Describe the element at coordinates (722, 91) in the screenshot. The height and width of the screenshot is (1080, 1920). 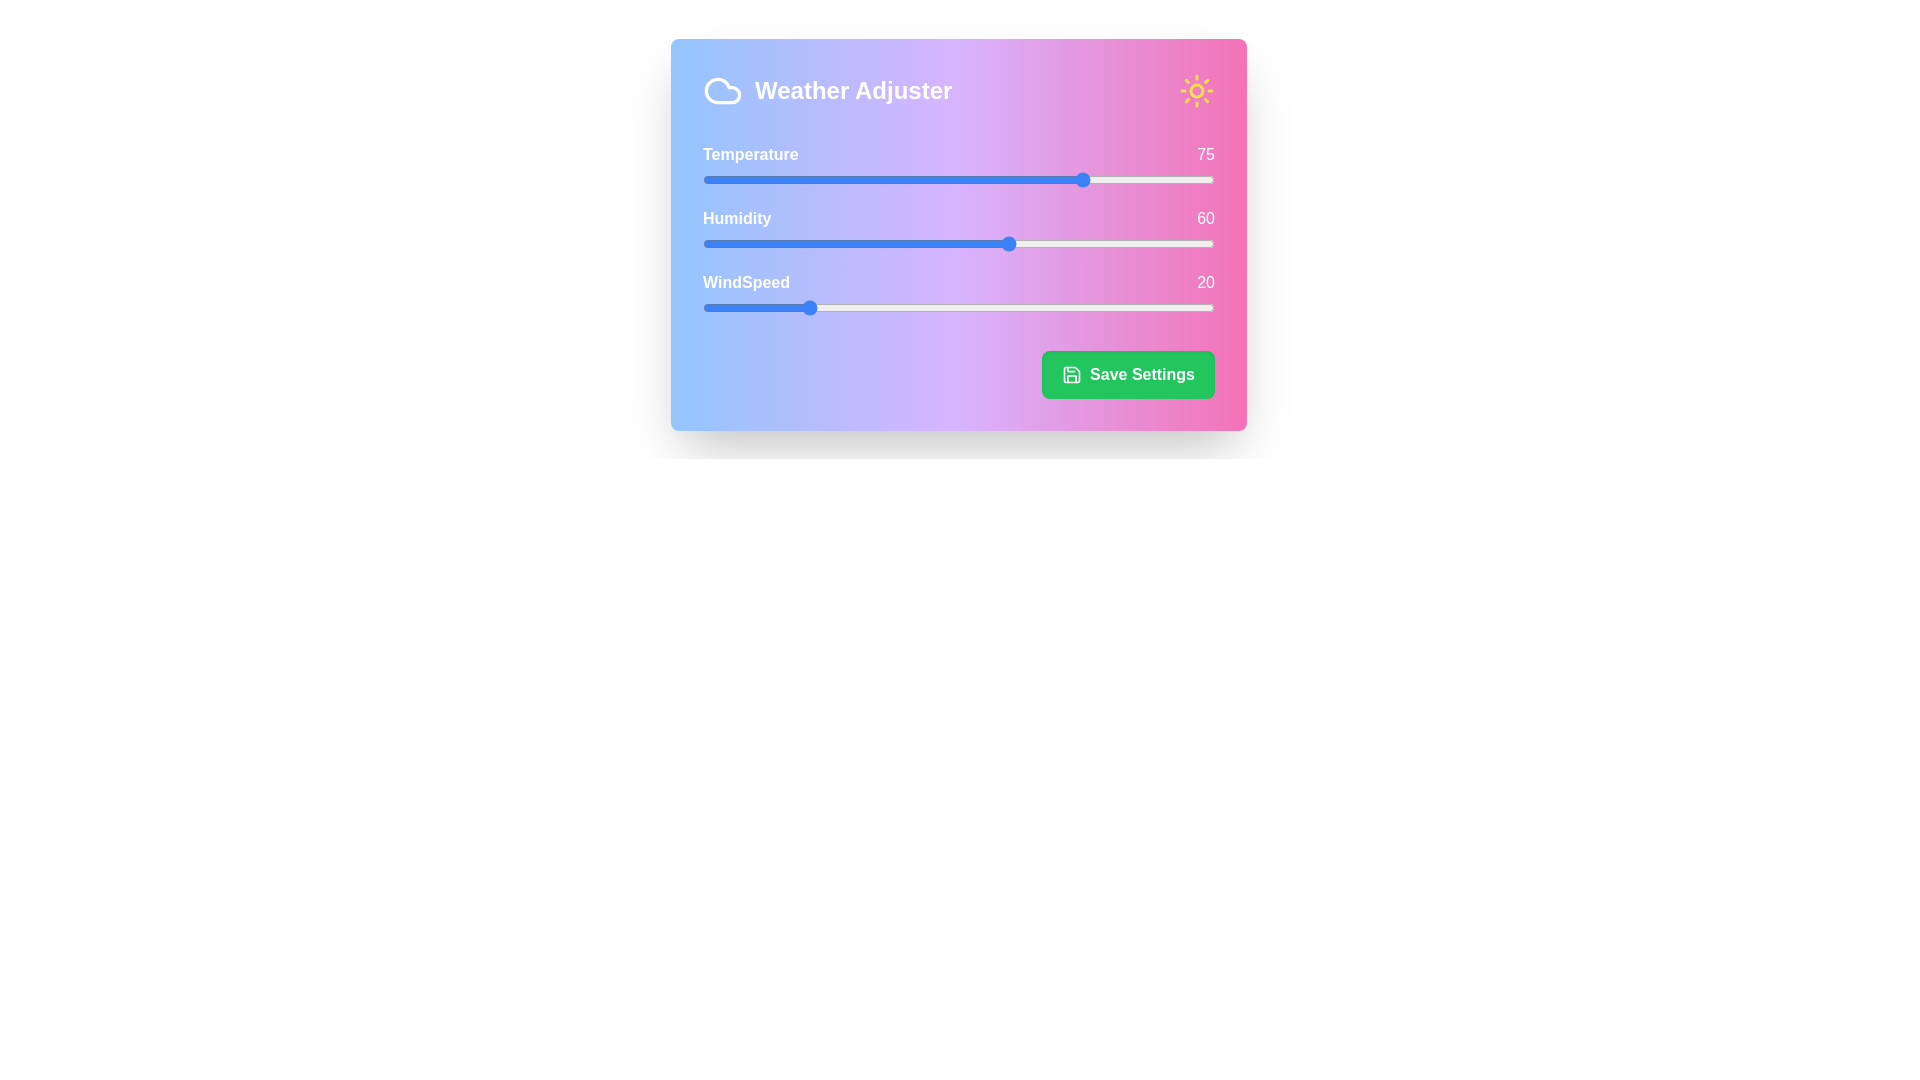
I see `the cloud-shaped icon located in the top-left corner of the panel, next to the 'Weather Adjuster' title` at that location.